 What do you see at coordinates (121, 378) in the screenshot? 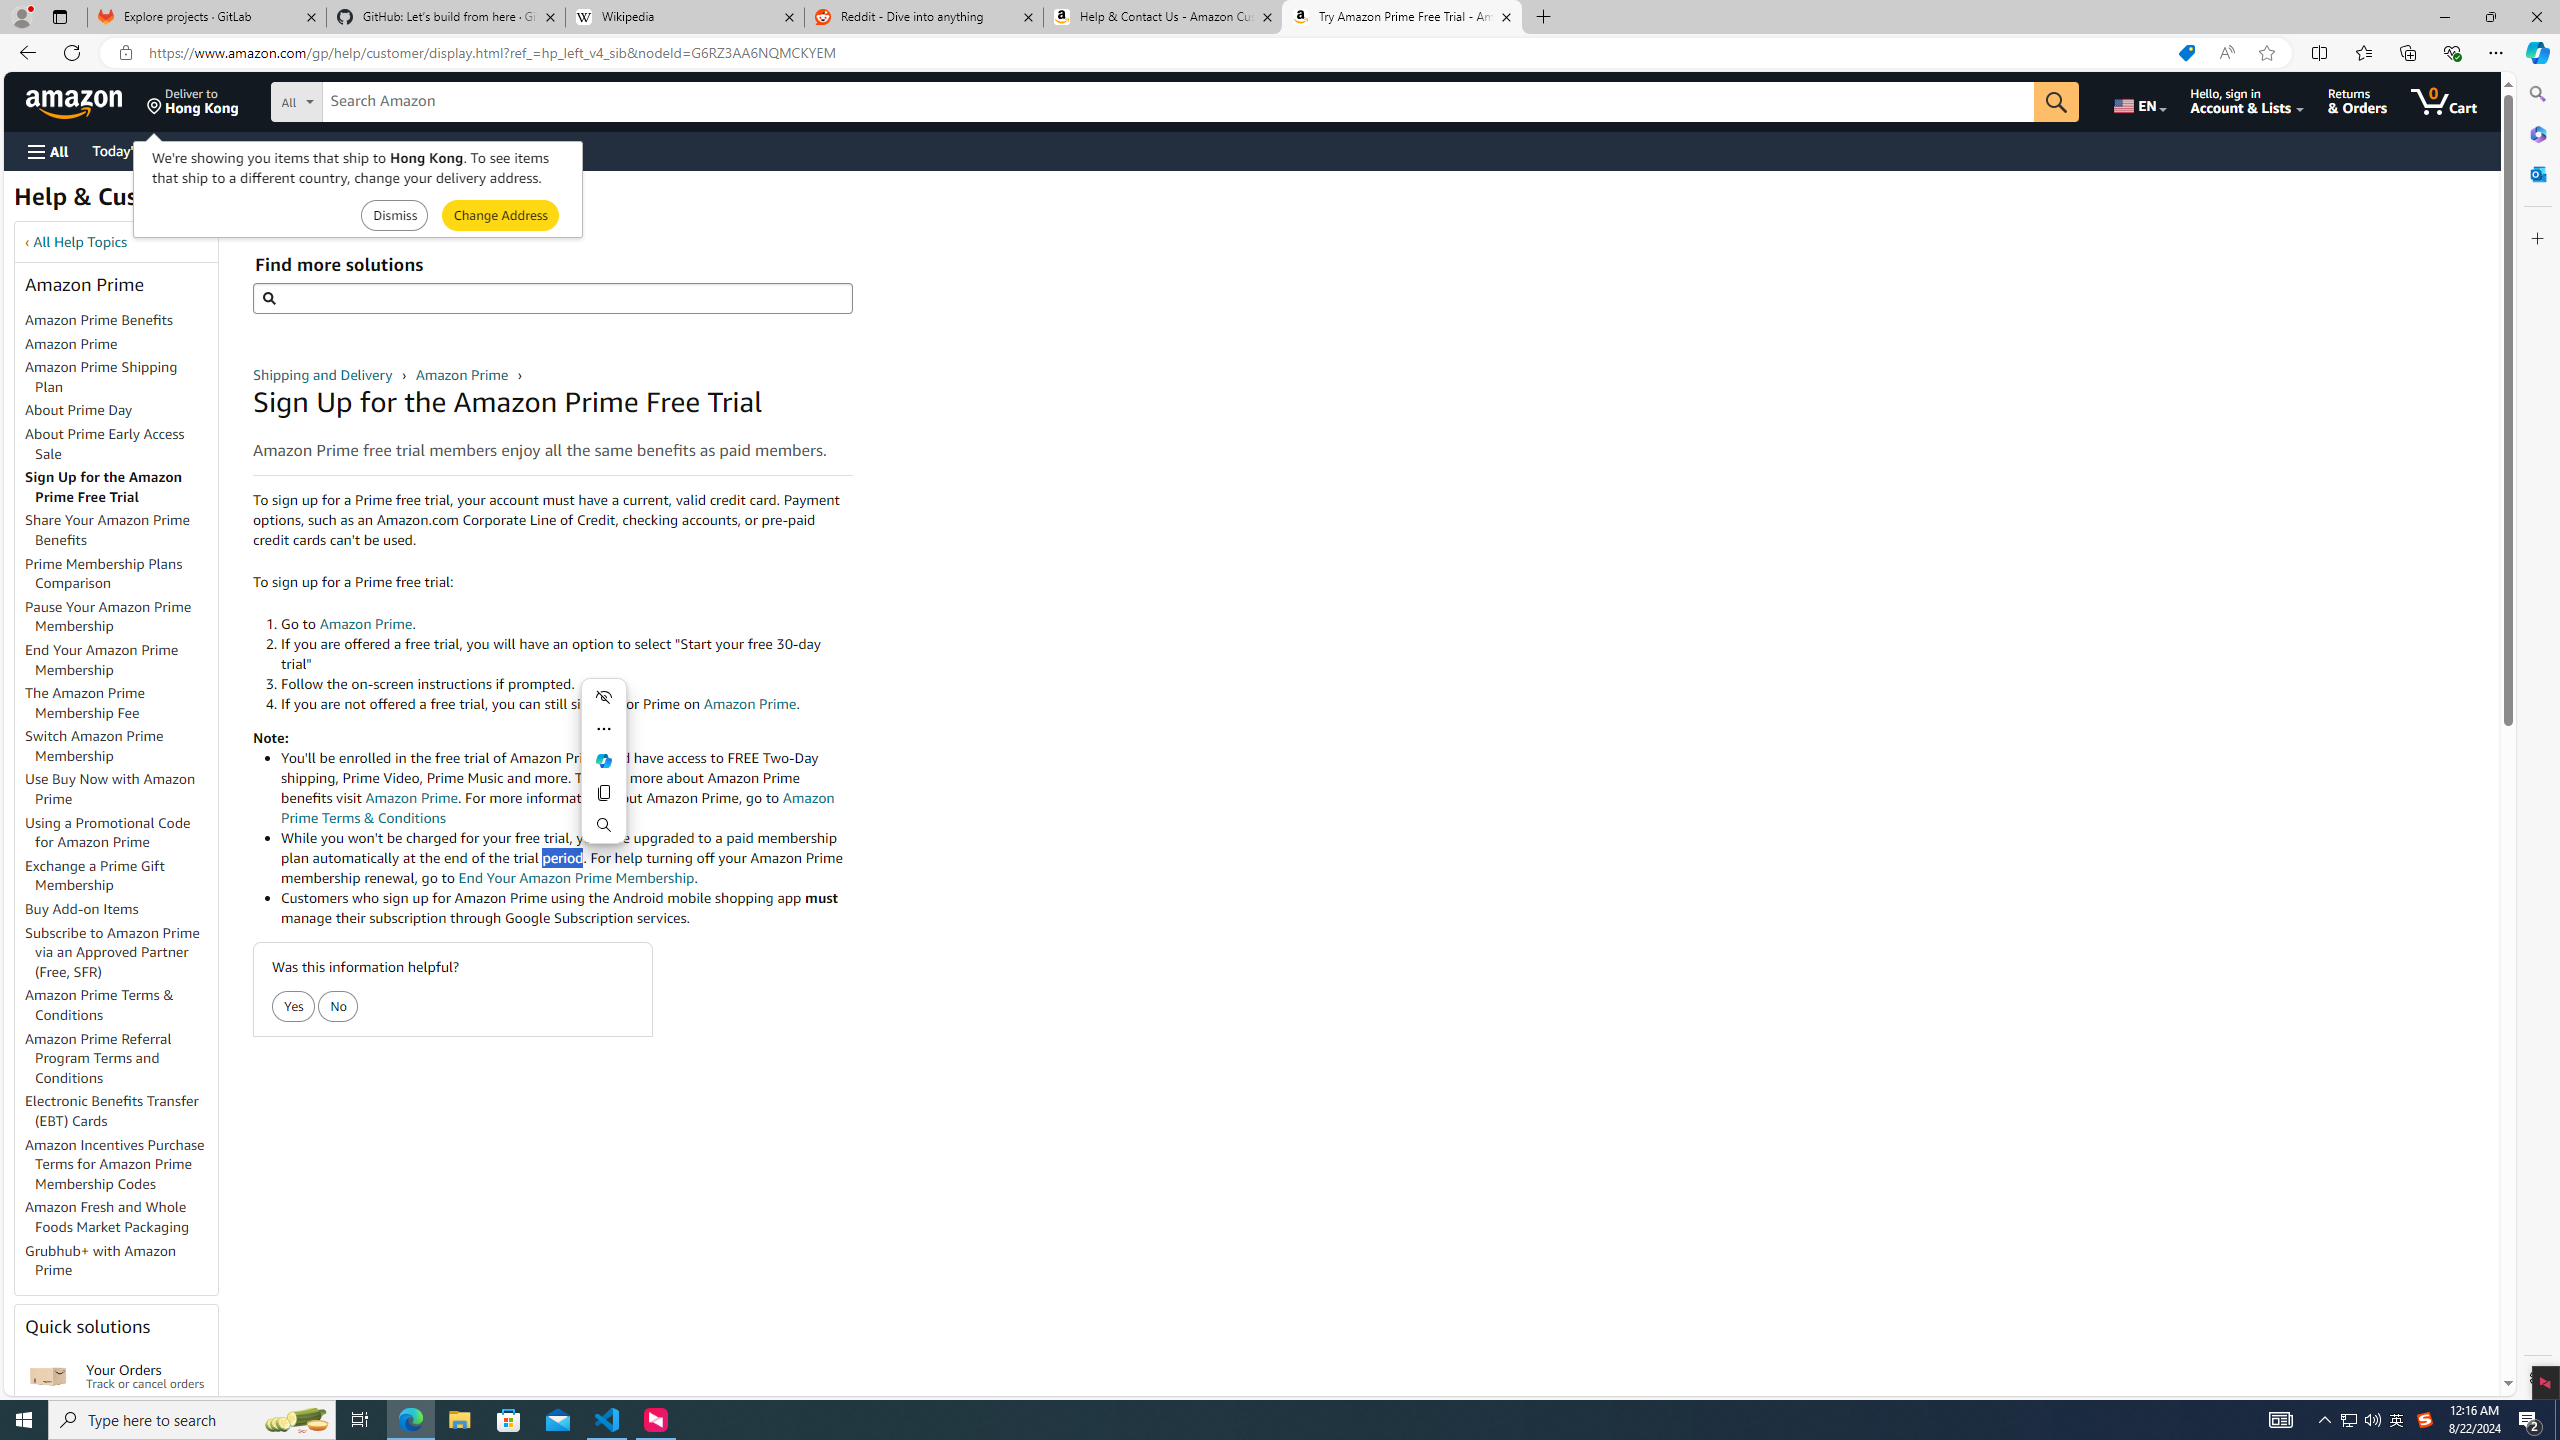
I see `'Amazon Prime Shipping Plan'` at bounding box center [121, 378].